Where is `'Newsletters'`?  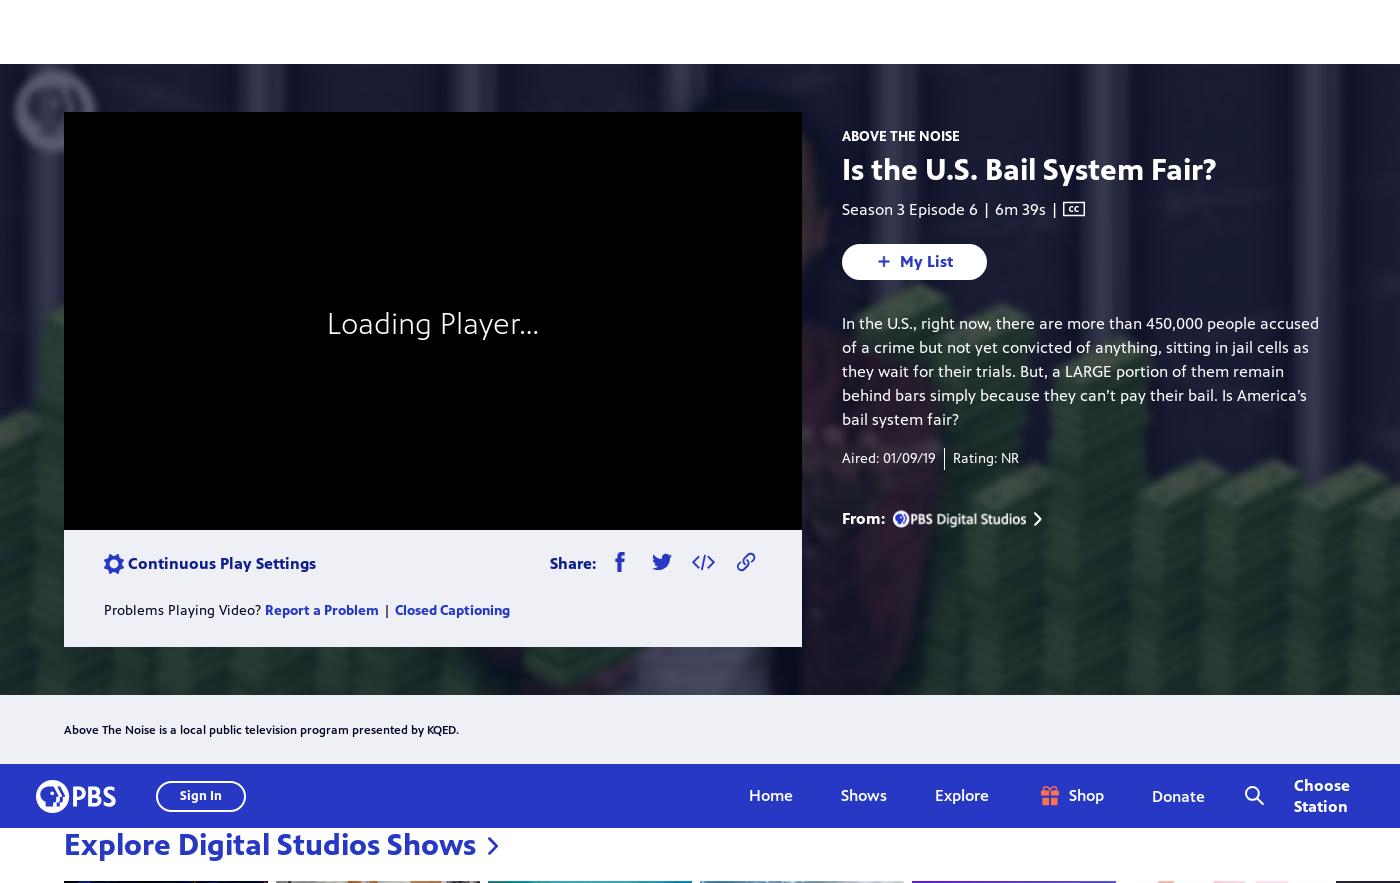 'Newsletters' is located at coordinates (1176, 643).